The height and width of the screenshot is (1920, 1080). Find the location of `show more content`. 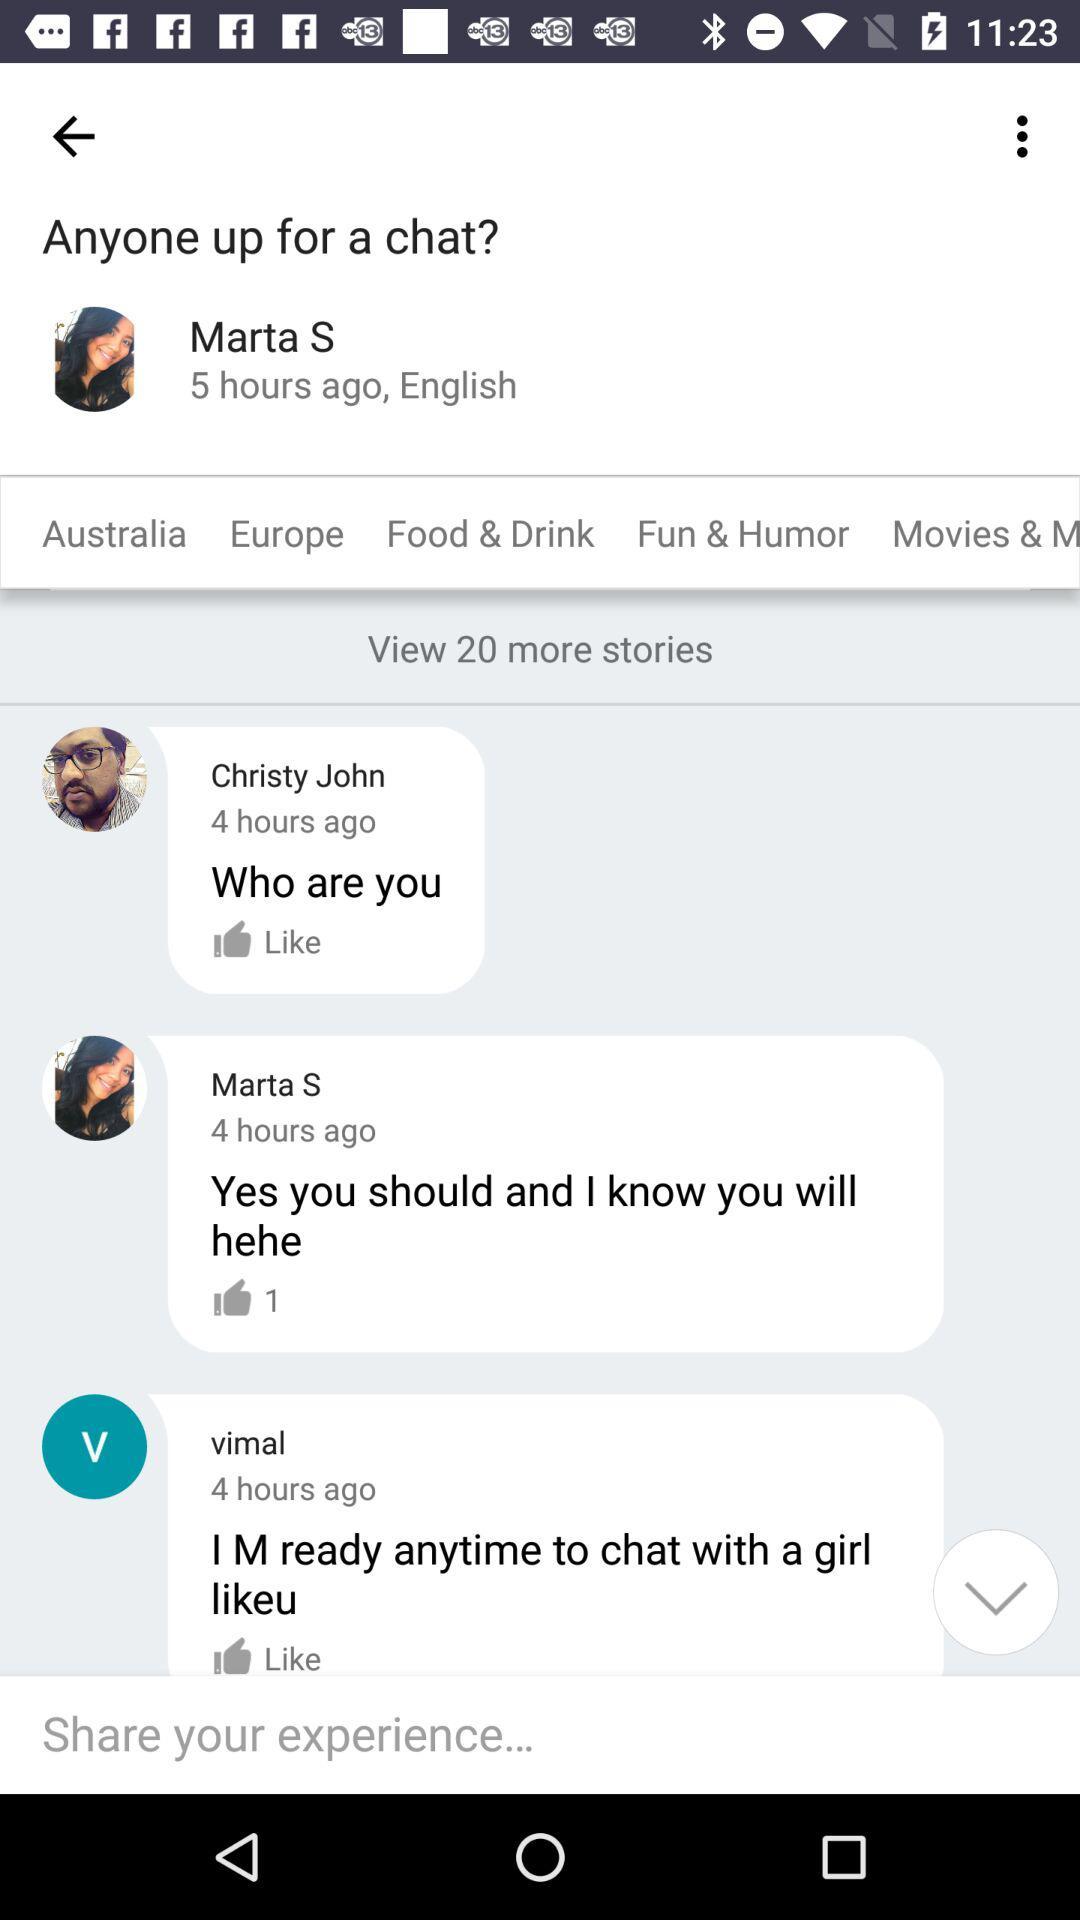

show more content is located at coordinates (995, 1591).